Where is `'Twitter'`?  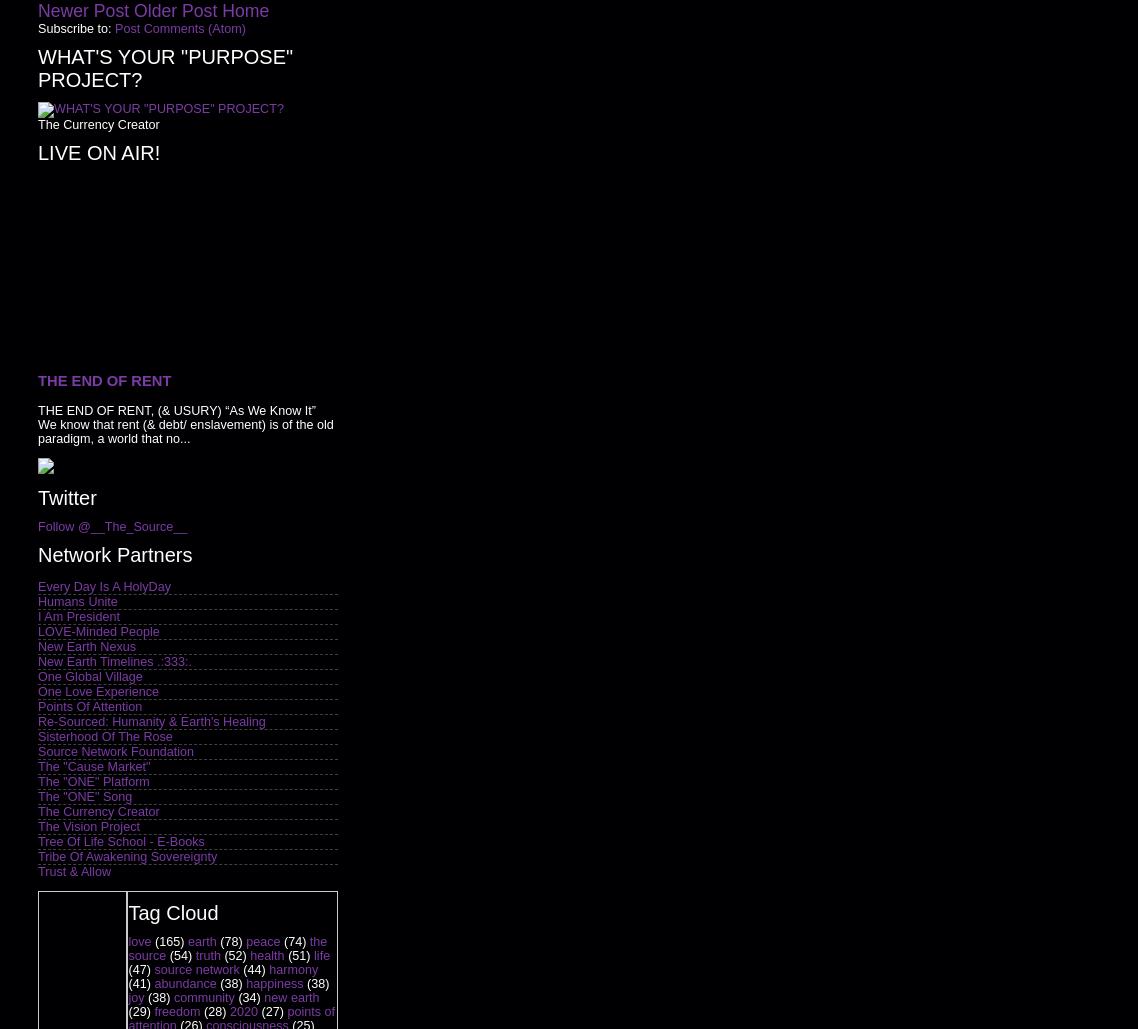
'Twitter' is located at coordinates (66, 498).